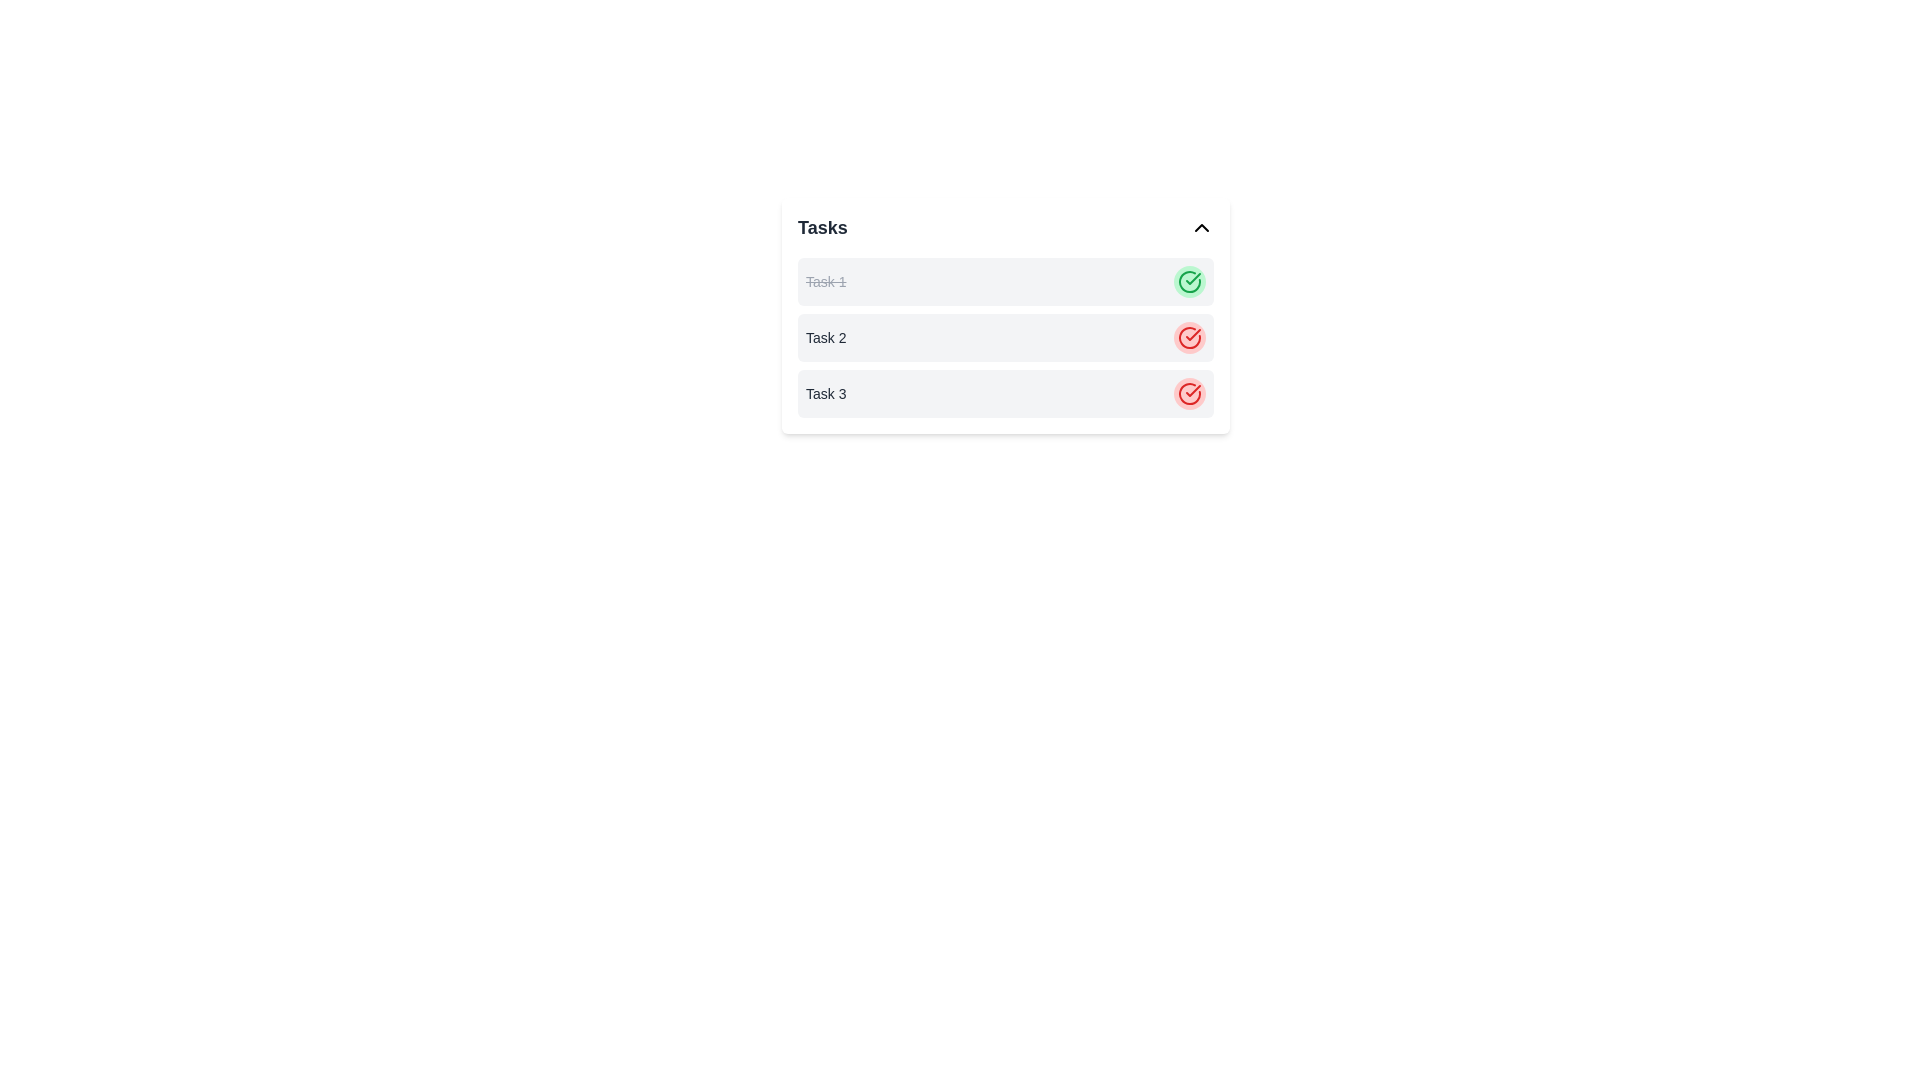  What do you see at coordinates (826, 281) in the screenshot?
I see `the Text label in the first item of the 'Tasks' list that indicates task completion status with strikethrough styling` at bounding box center [826, 281].